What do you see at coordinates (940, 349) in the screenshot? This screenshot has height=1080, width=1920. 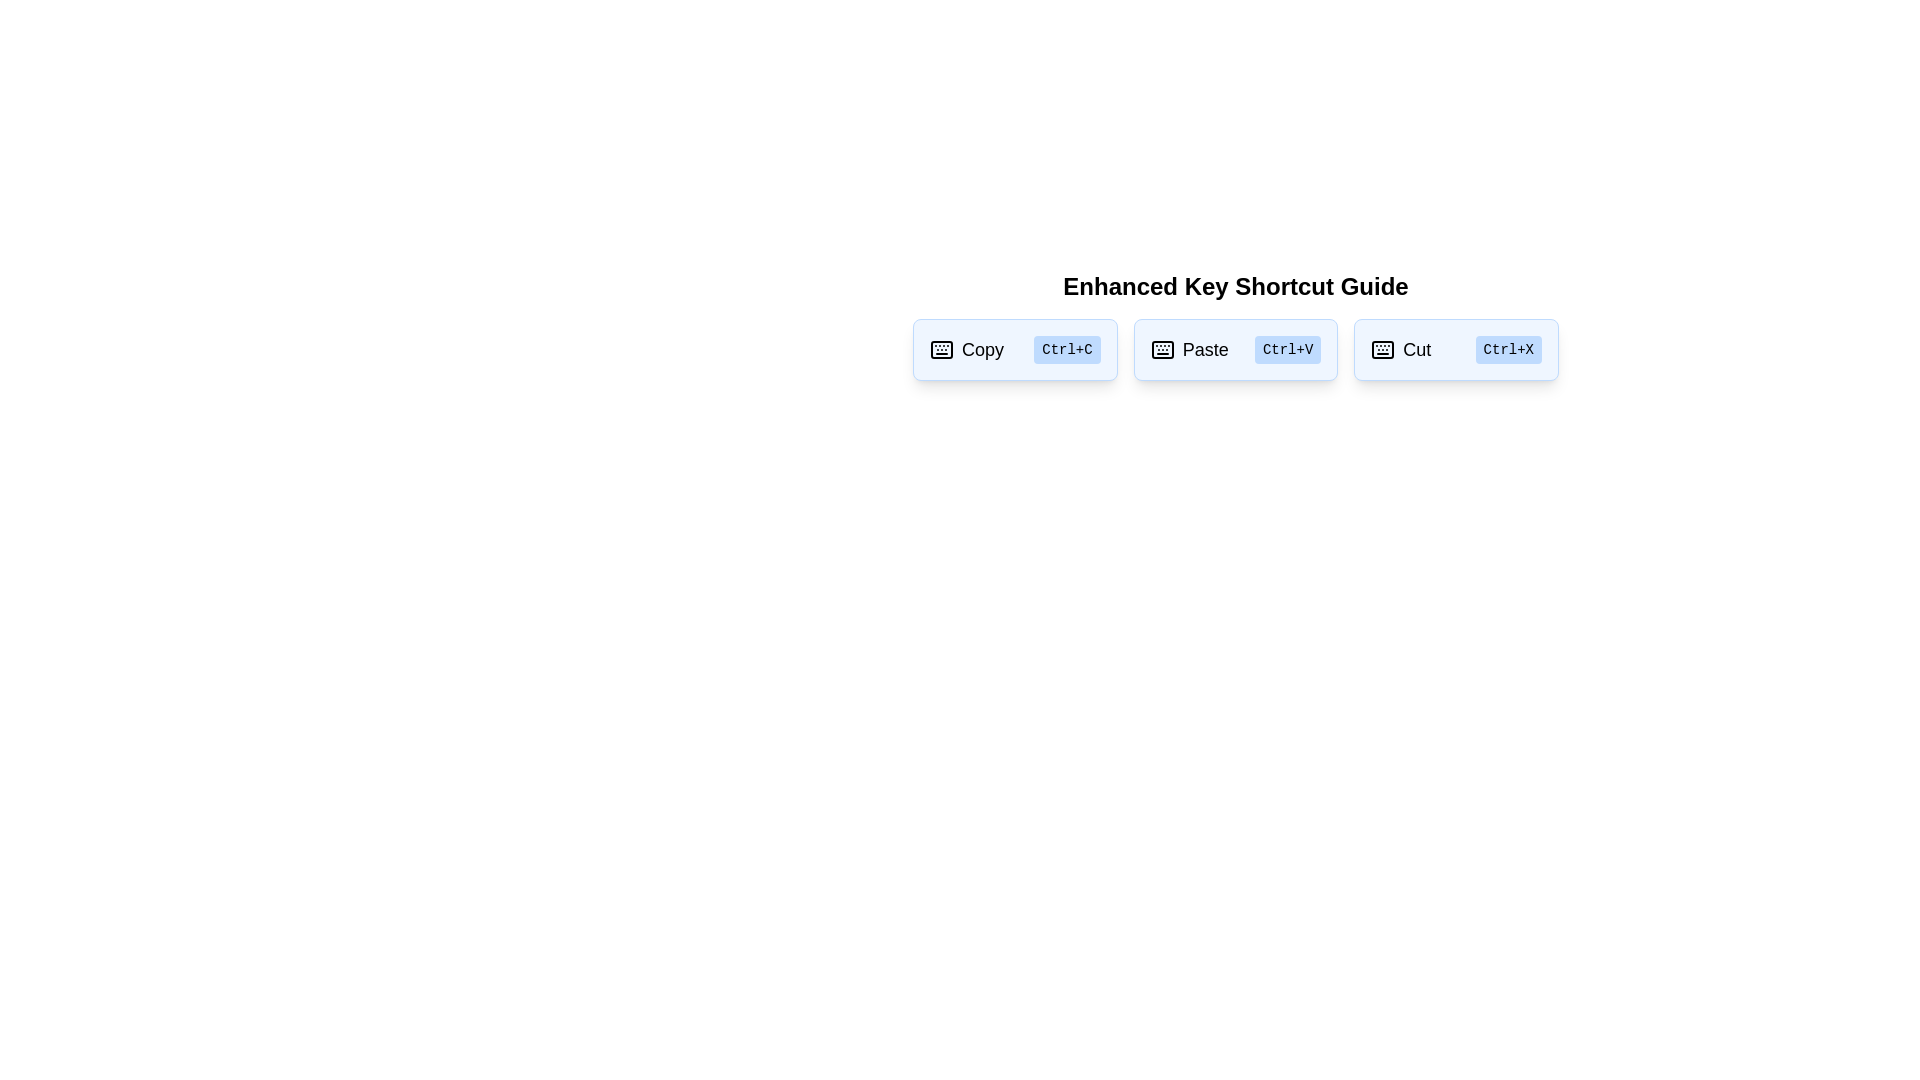 I see `the keyboard icon located to the left of the 'Copy' text within the button labeled 'Copy'` at bounding box center [940, 349].